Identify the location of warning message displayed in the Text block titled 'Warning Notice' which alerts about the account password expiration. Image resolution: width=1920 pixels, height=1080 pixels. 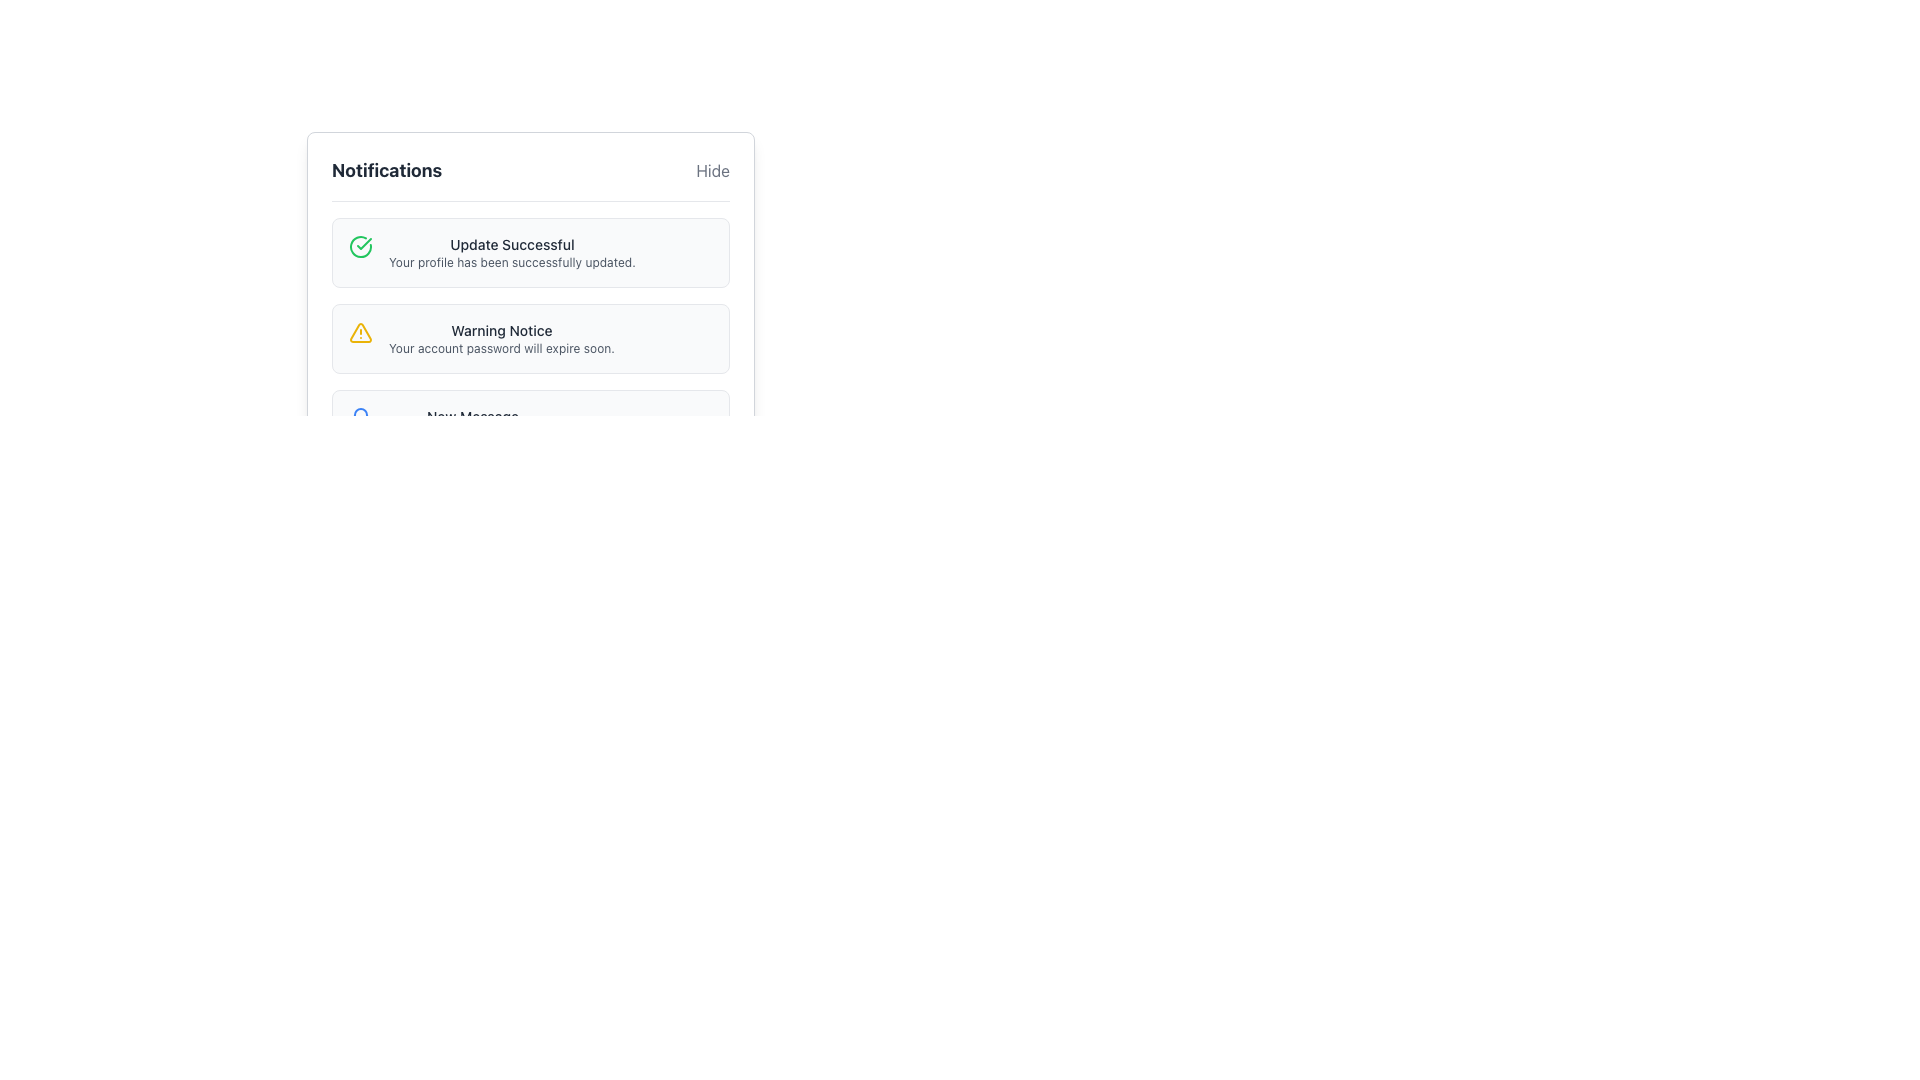
(501, 338).